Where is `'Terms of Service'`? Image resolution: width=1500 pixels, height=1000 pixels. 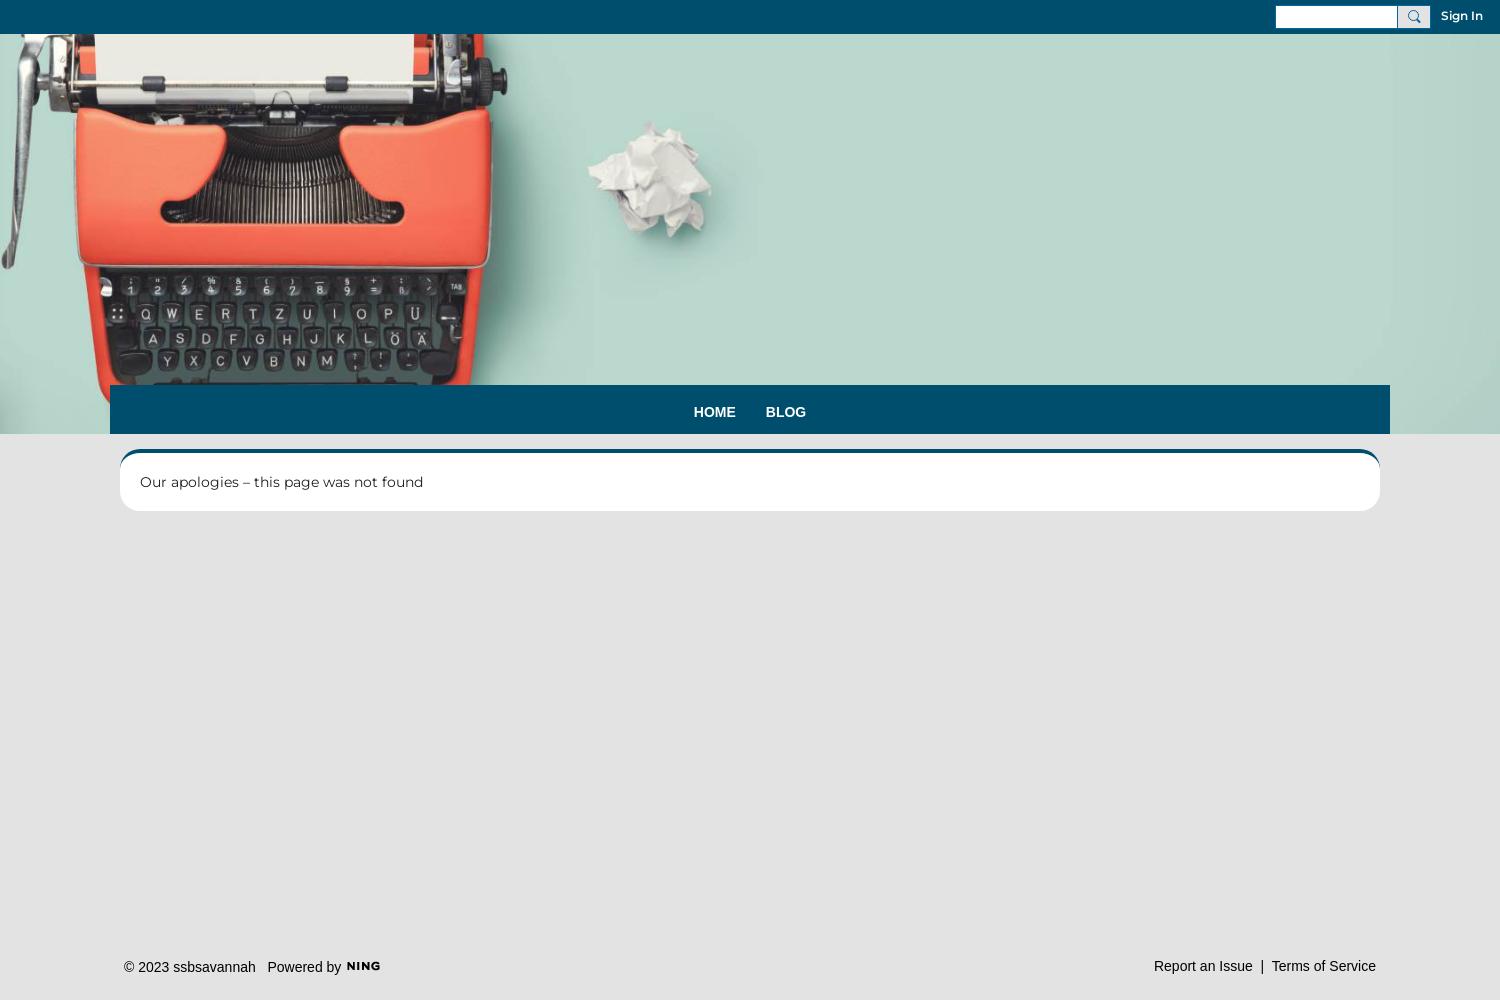 'Terms of Service' is located at coordinates (1270, 964).